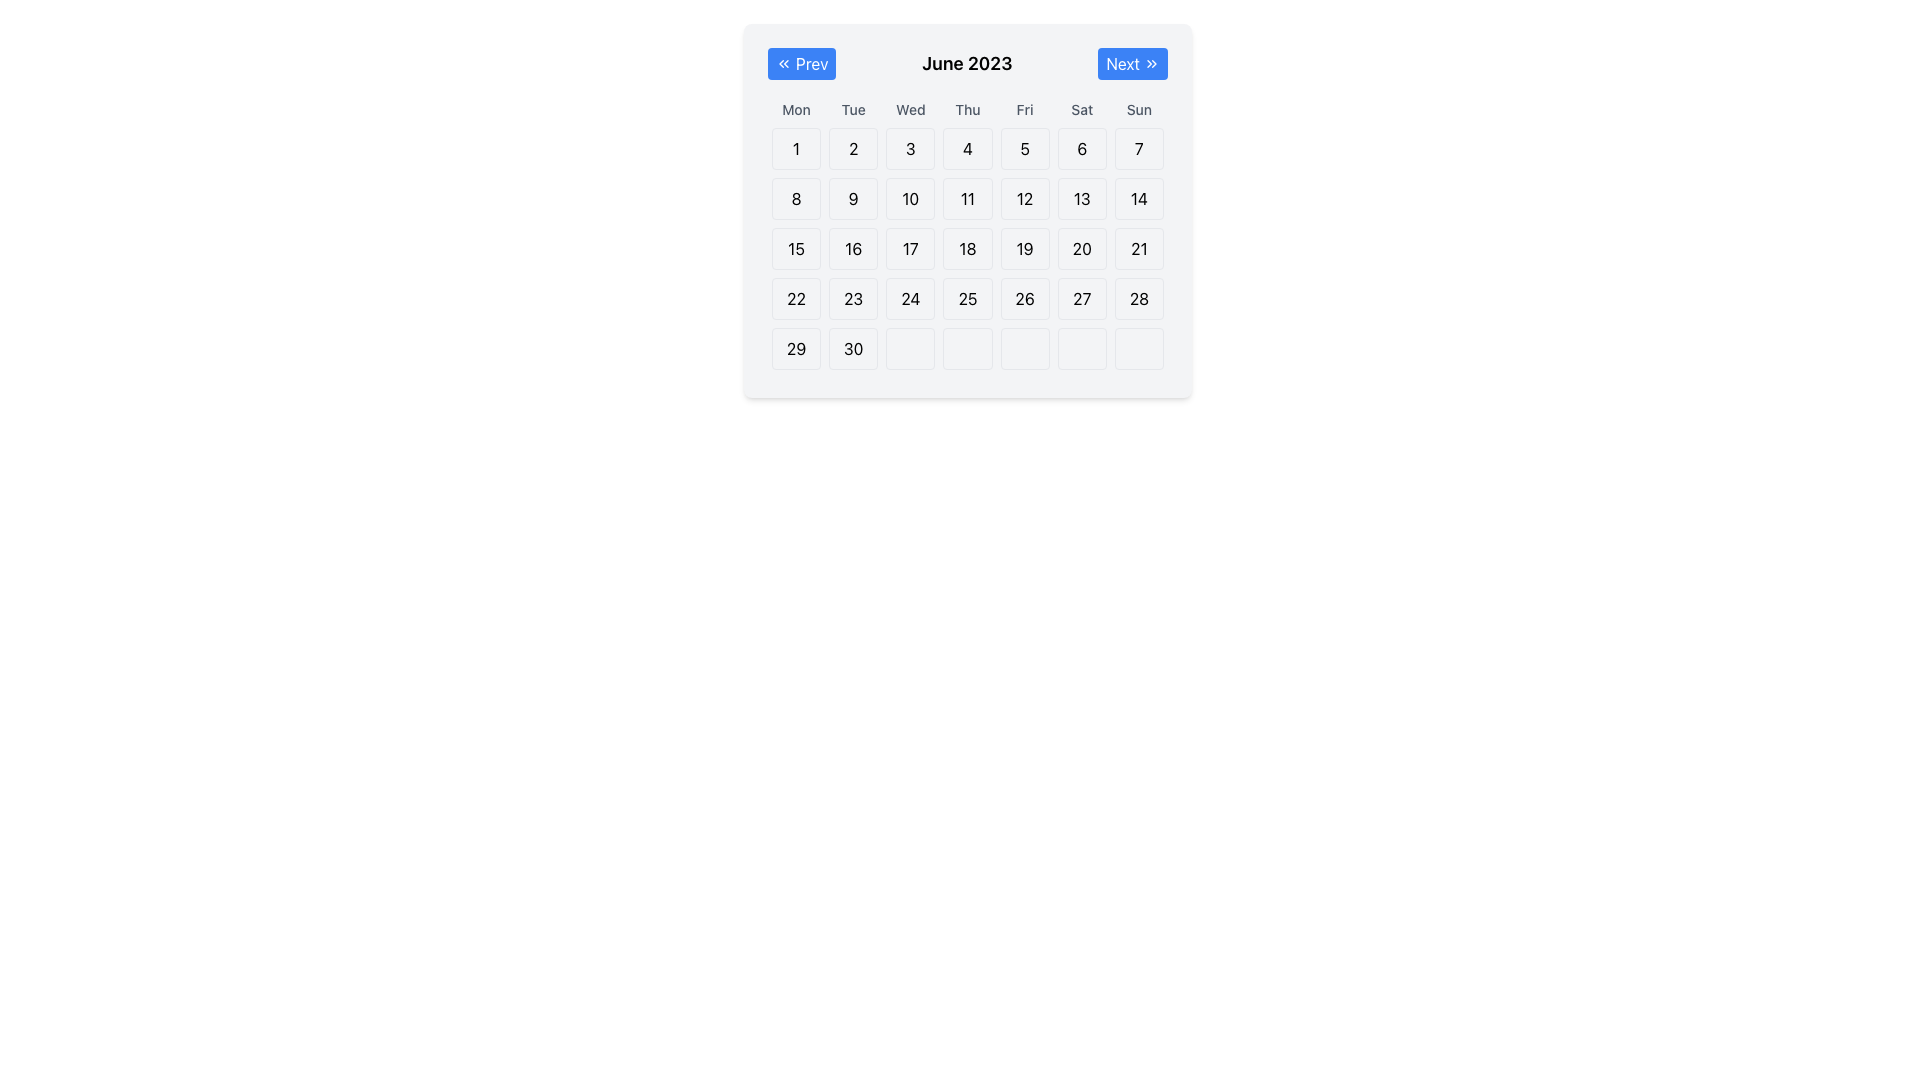  I want to click on the numeric date '11' in the grouped numeric calendar dates, so click(968, 199).